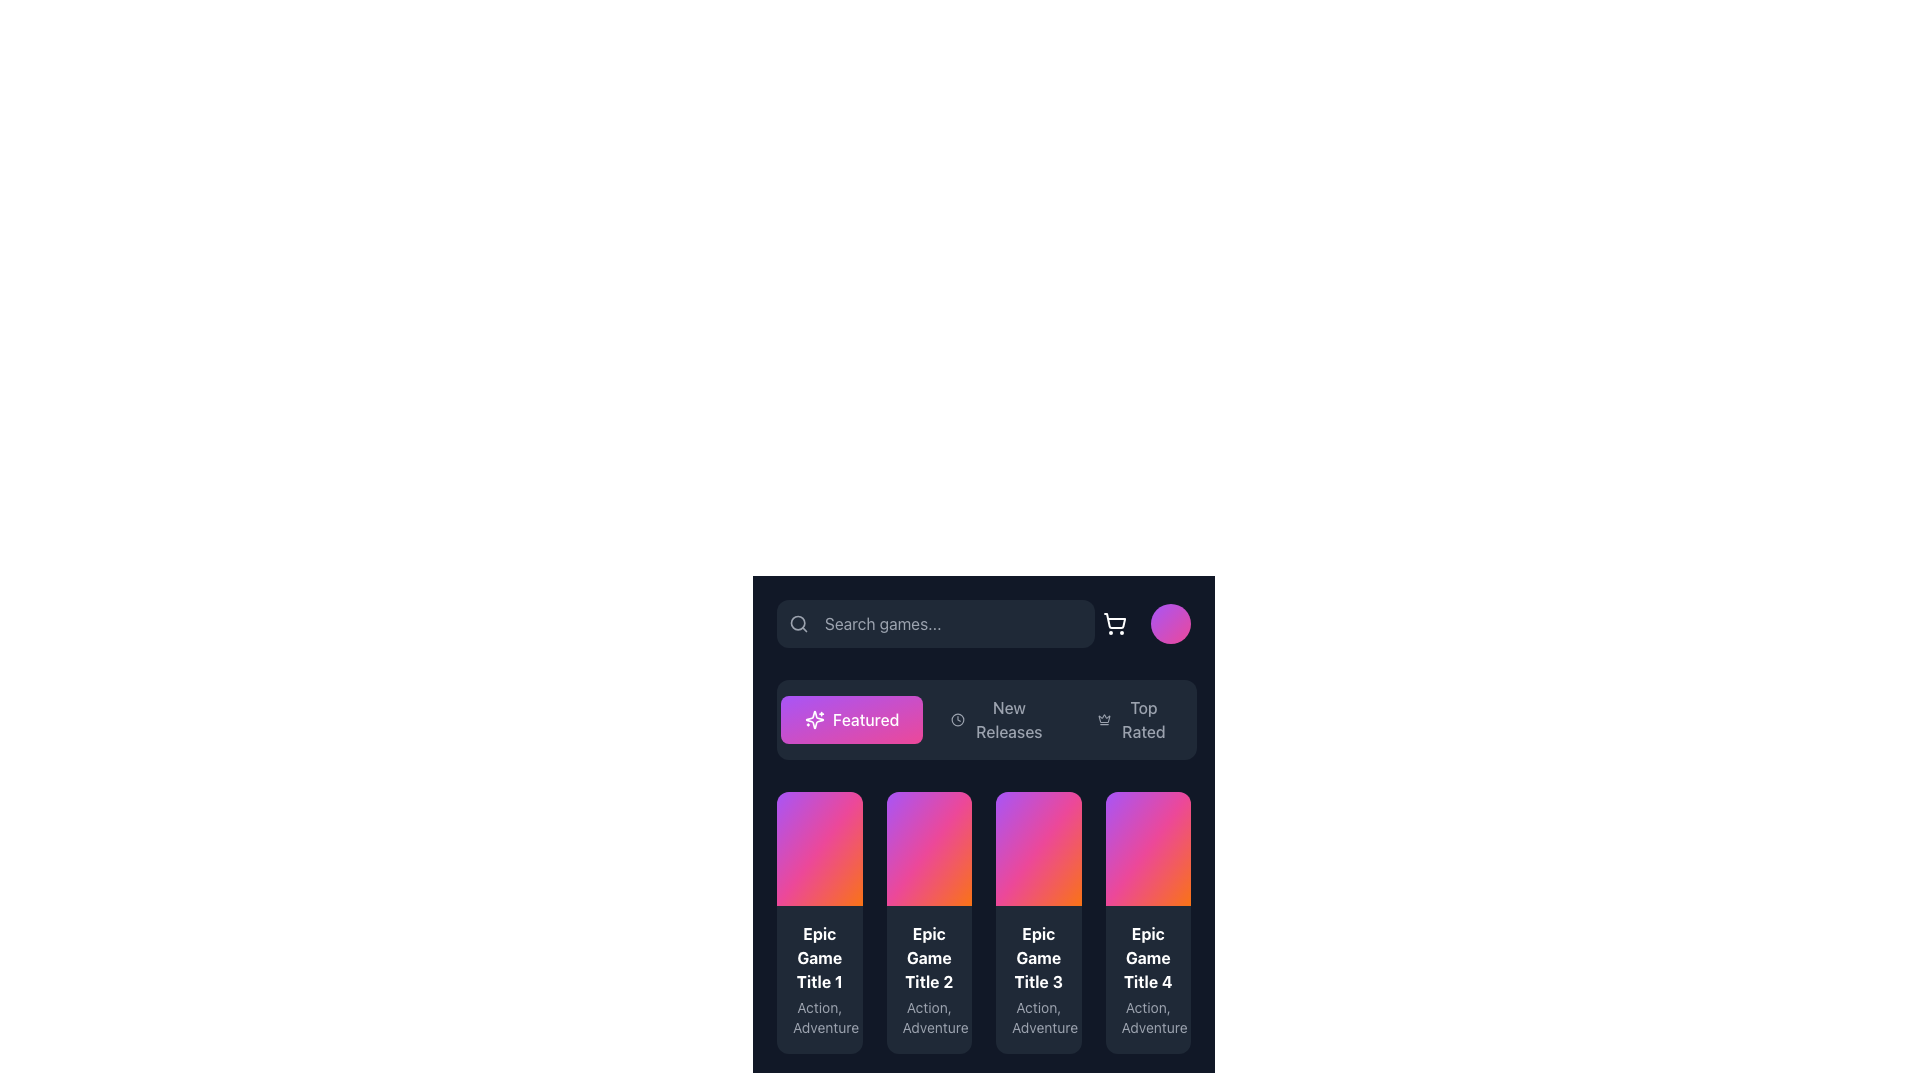  Describe the element at coordinates (957, 720) in the screenshot. I see `the 'New Releases' icon located on the left side of the text within the 'New Releases' button in the top section of the interface` at that location.